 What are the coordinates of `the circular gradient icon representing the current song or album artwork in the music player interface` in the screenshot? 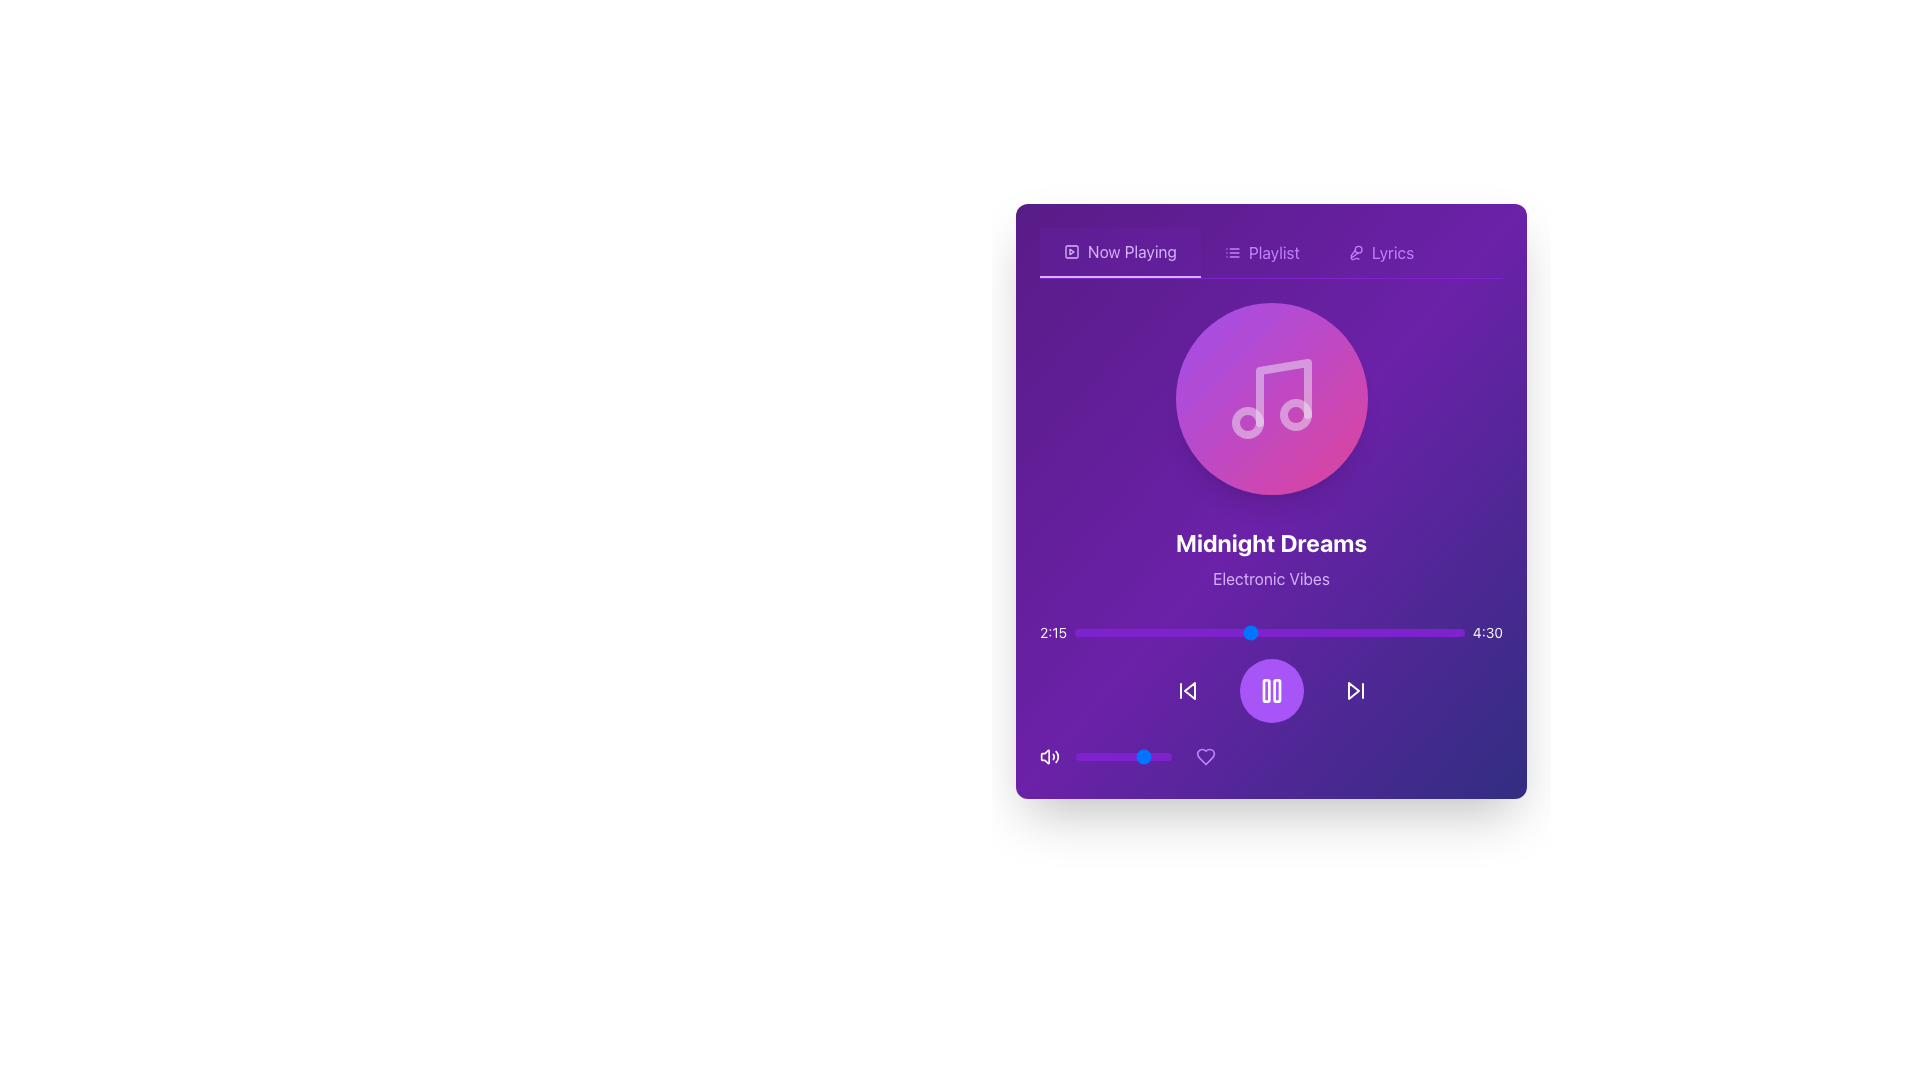 It's located at (1270, 398).